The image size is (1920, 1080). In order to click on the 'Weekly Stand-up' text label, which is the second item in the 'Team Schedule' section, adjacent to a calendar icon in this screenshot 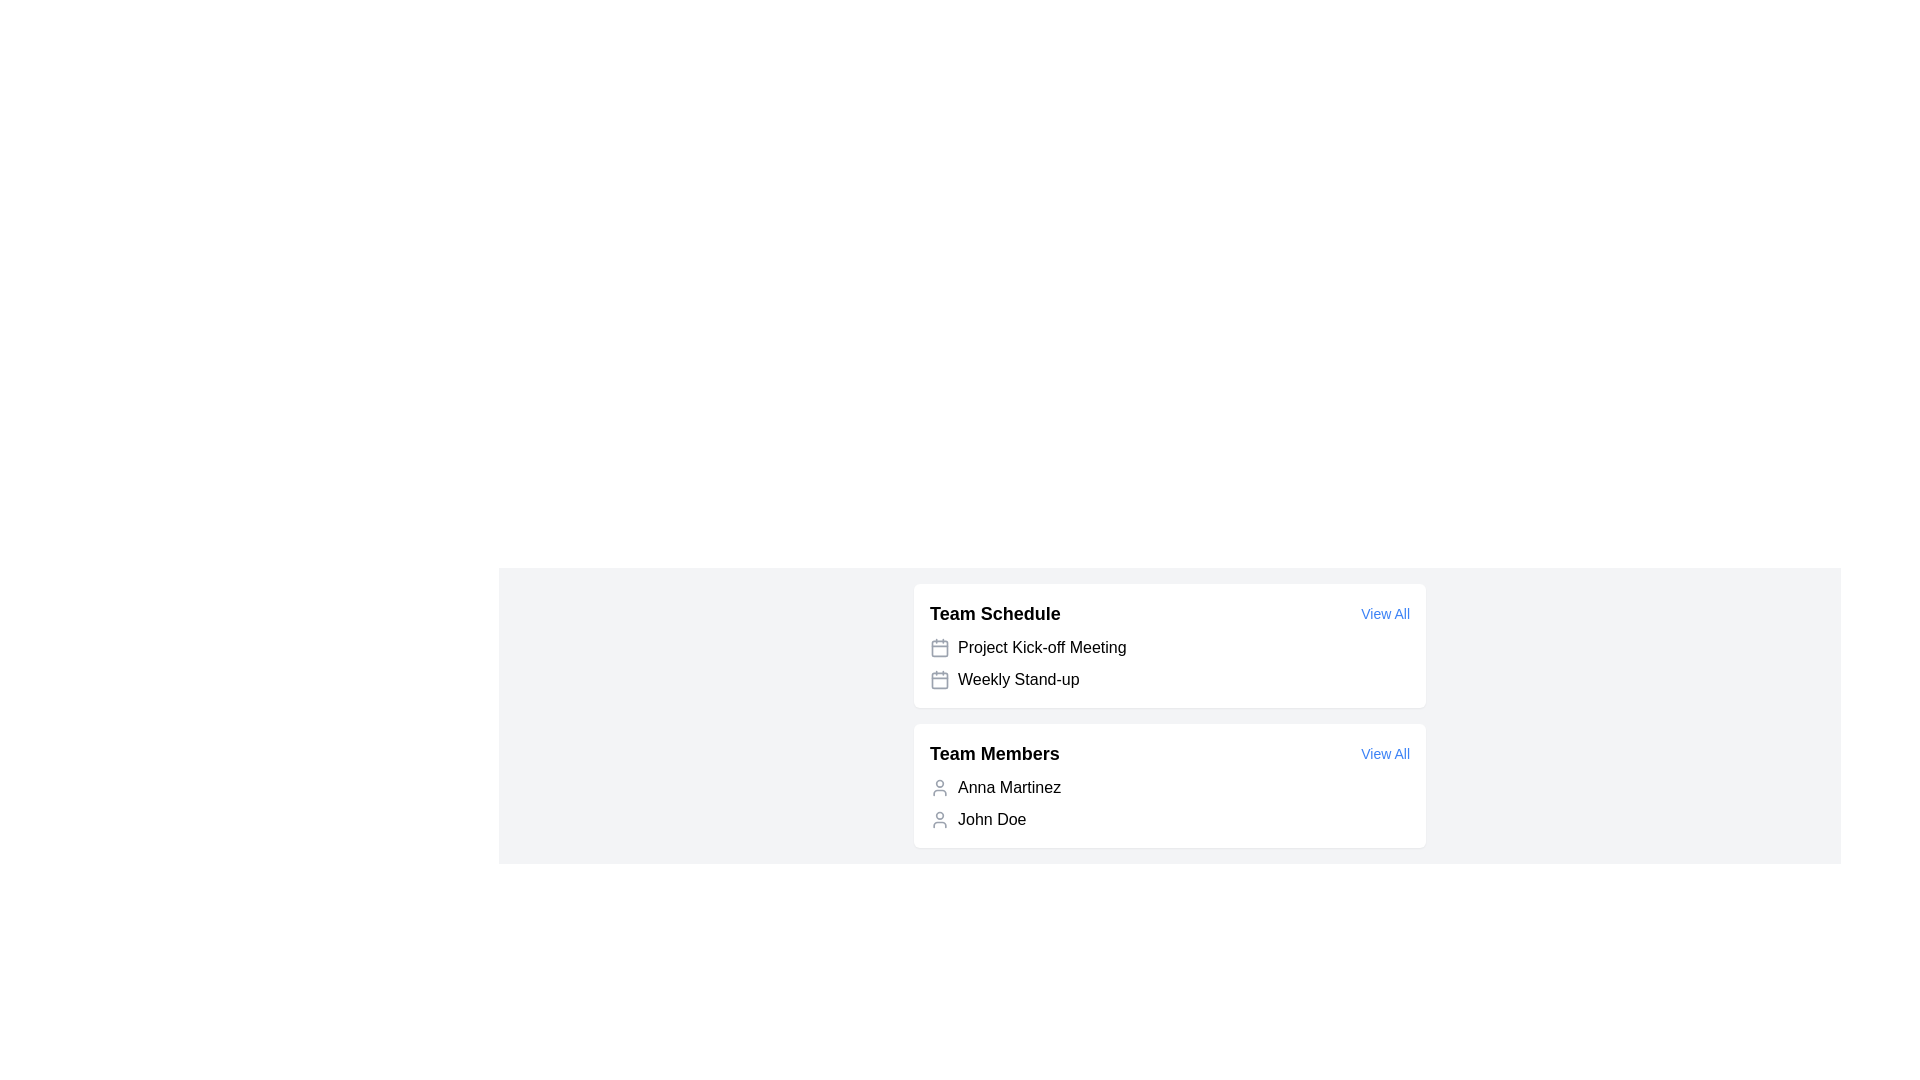, I will do `click(1018, 678)`.